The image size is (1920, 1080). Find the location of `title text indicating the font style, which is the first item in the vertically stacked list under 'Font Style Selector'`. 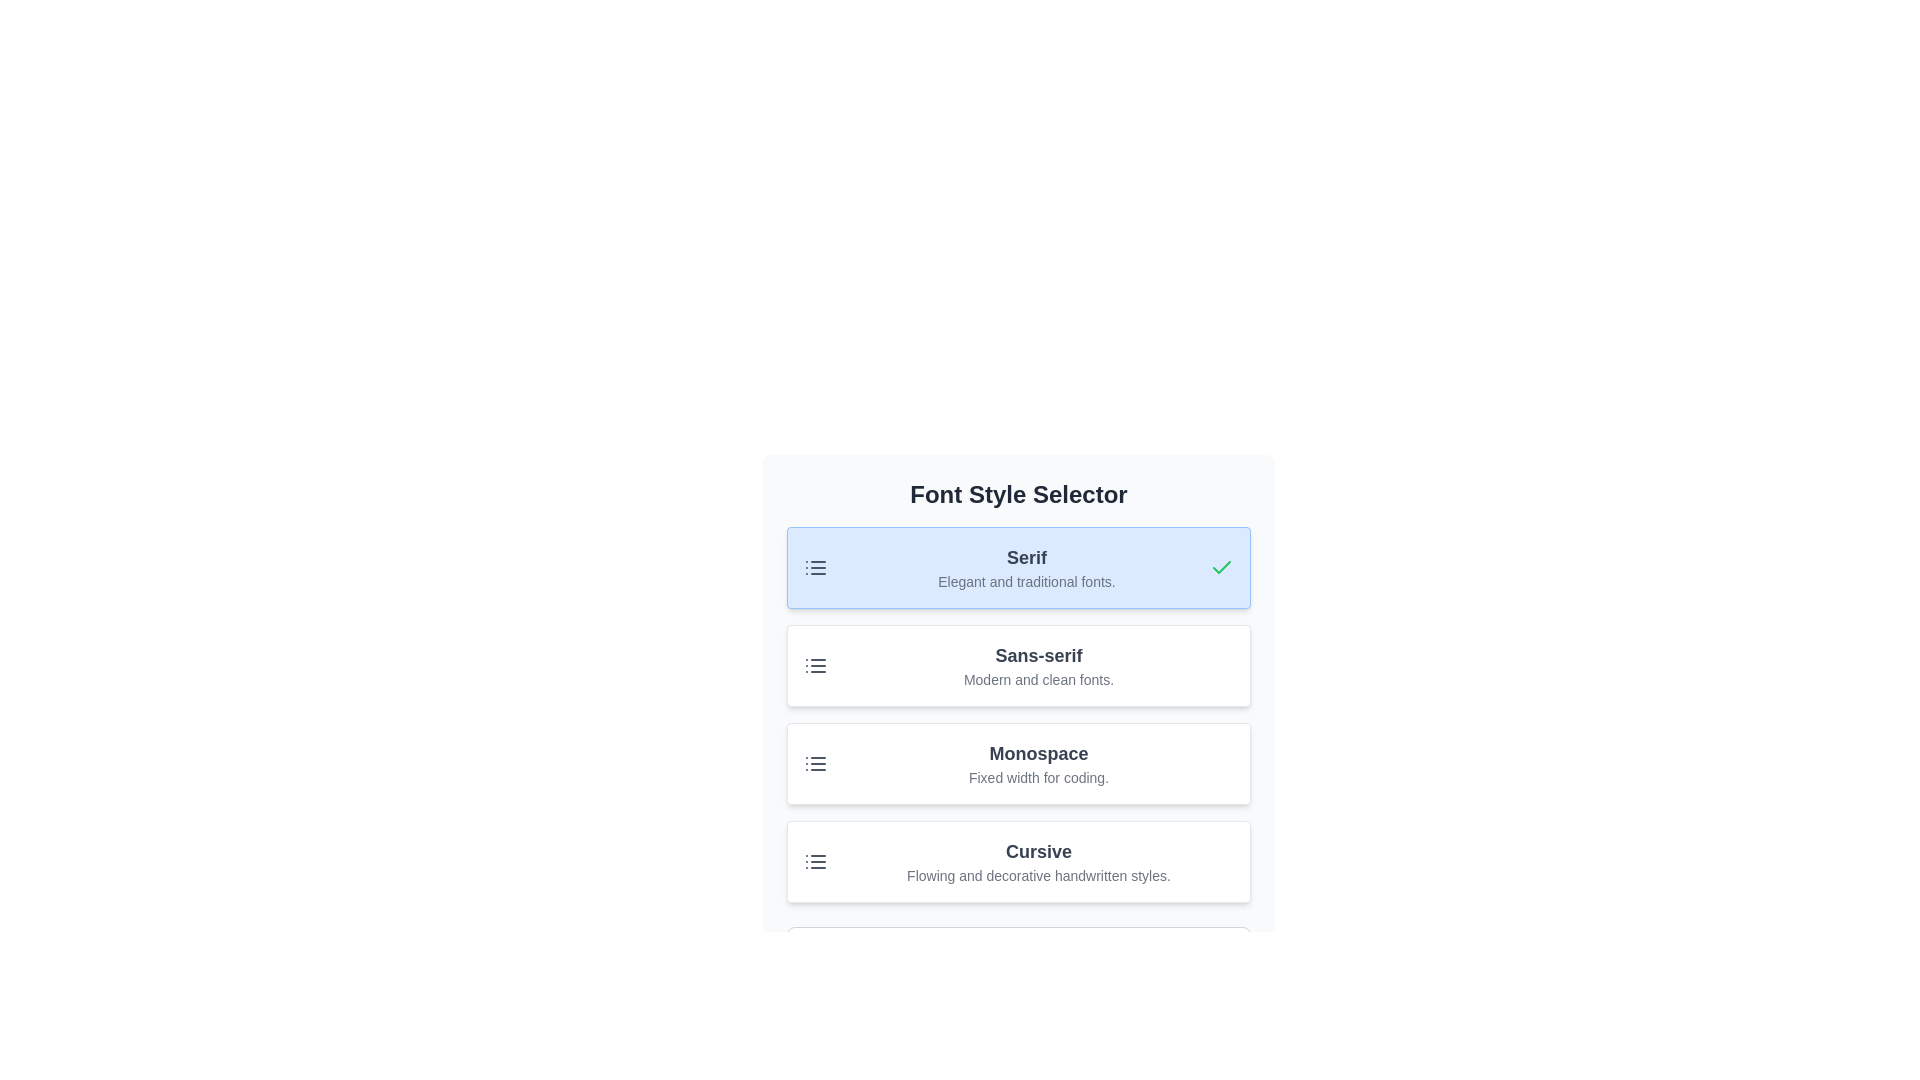

title text indicating the font style, which is the first item in the vertically stacked list under 'Font Style Selector' is located at coordinates (1027, 558).